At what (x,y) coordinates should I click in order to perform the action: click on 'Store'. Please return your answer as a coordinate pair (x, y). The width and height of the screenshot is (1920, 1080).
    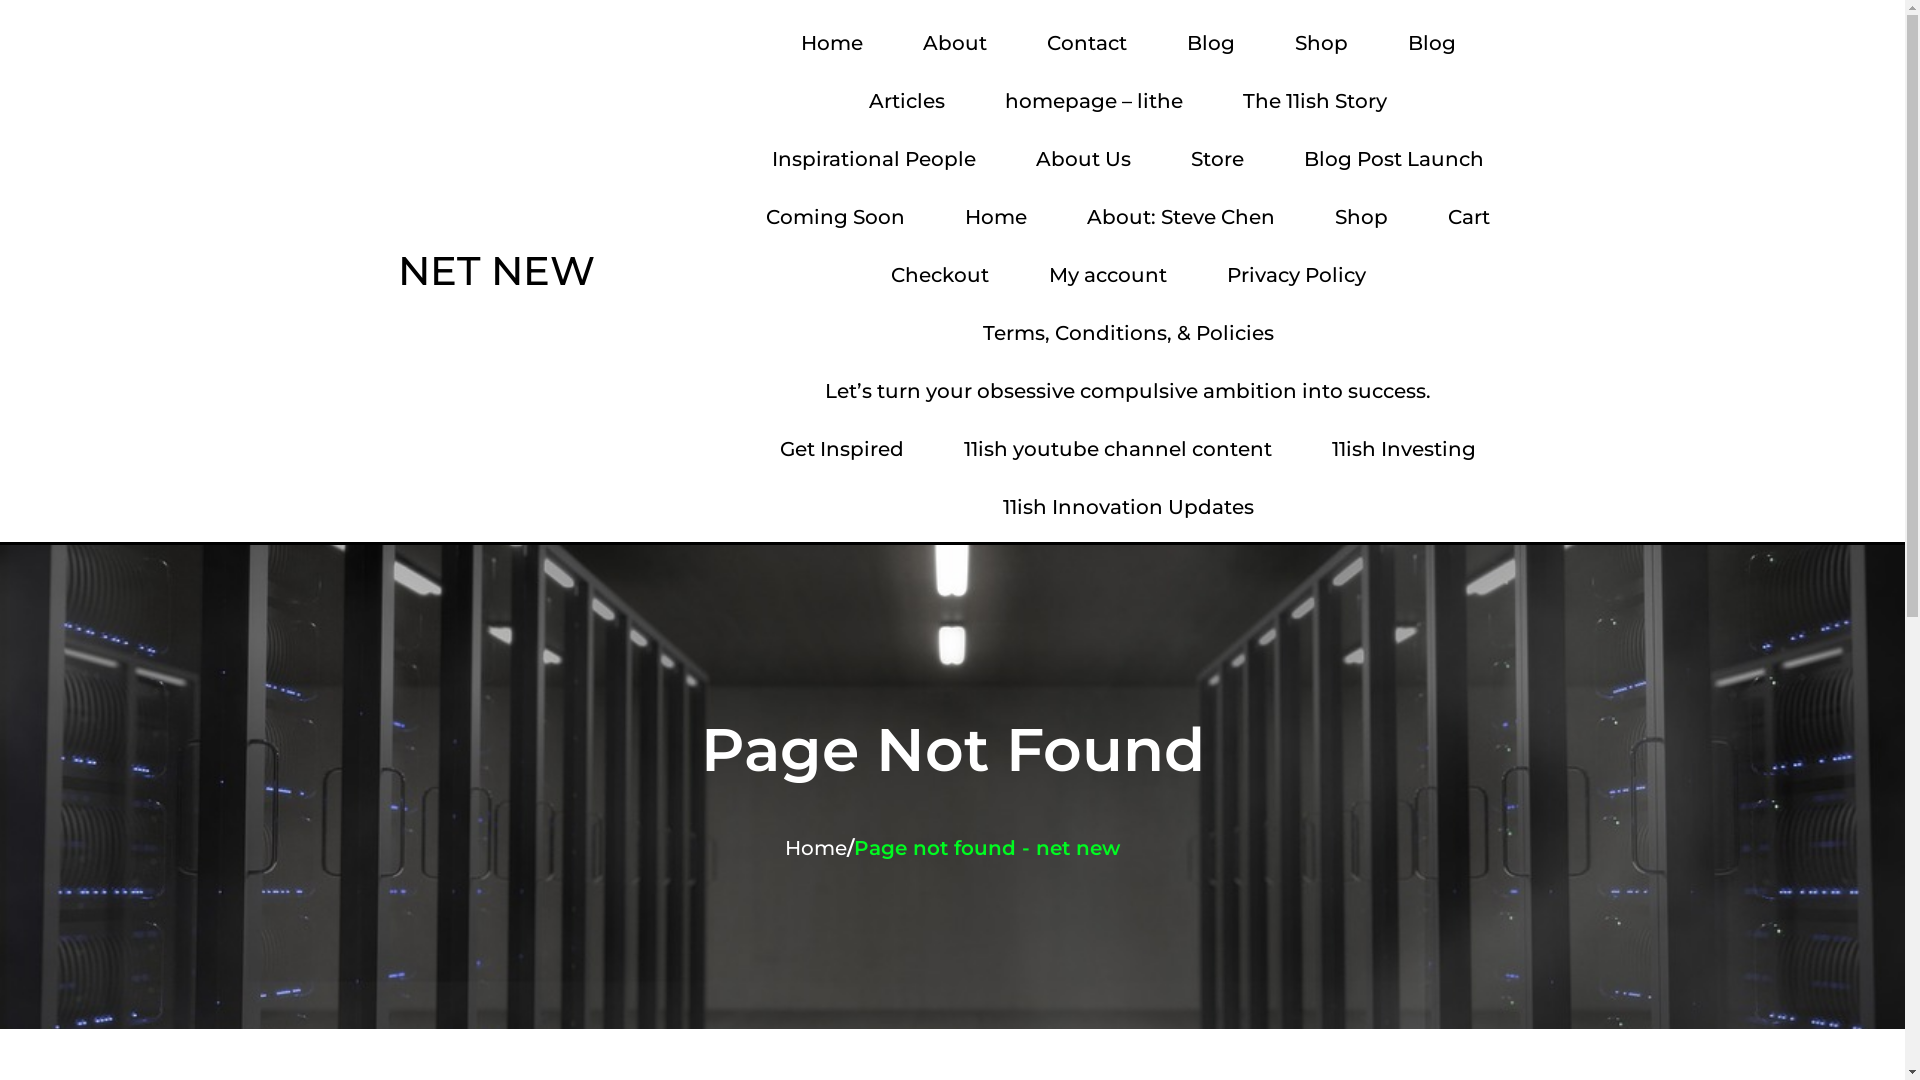
    Looking at the image, I should click on (1216, 157).